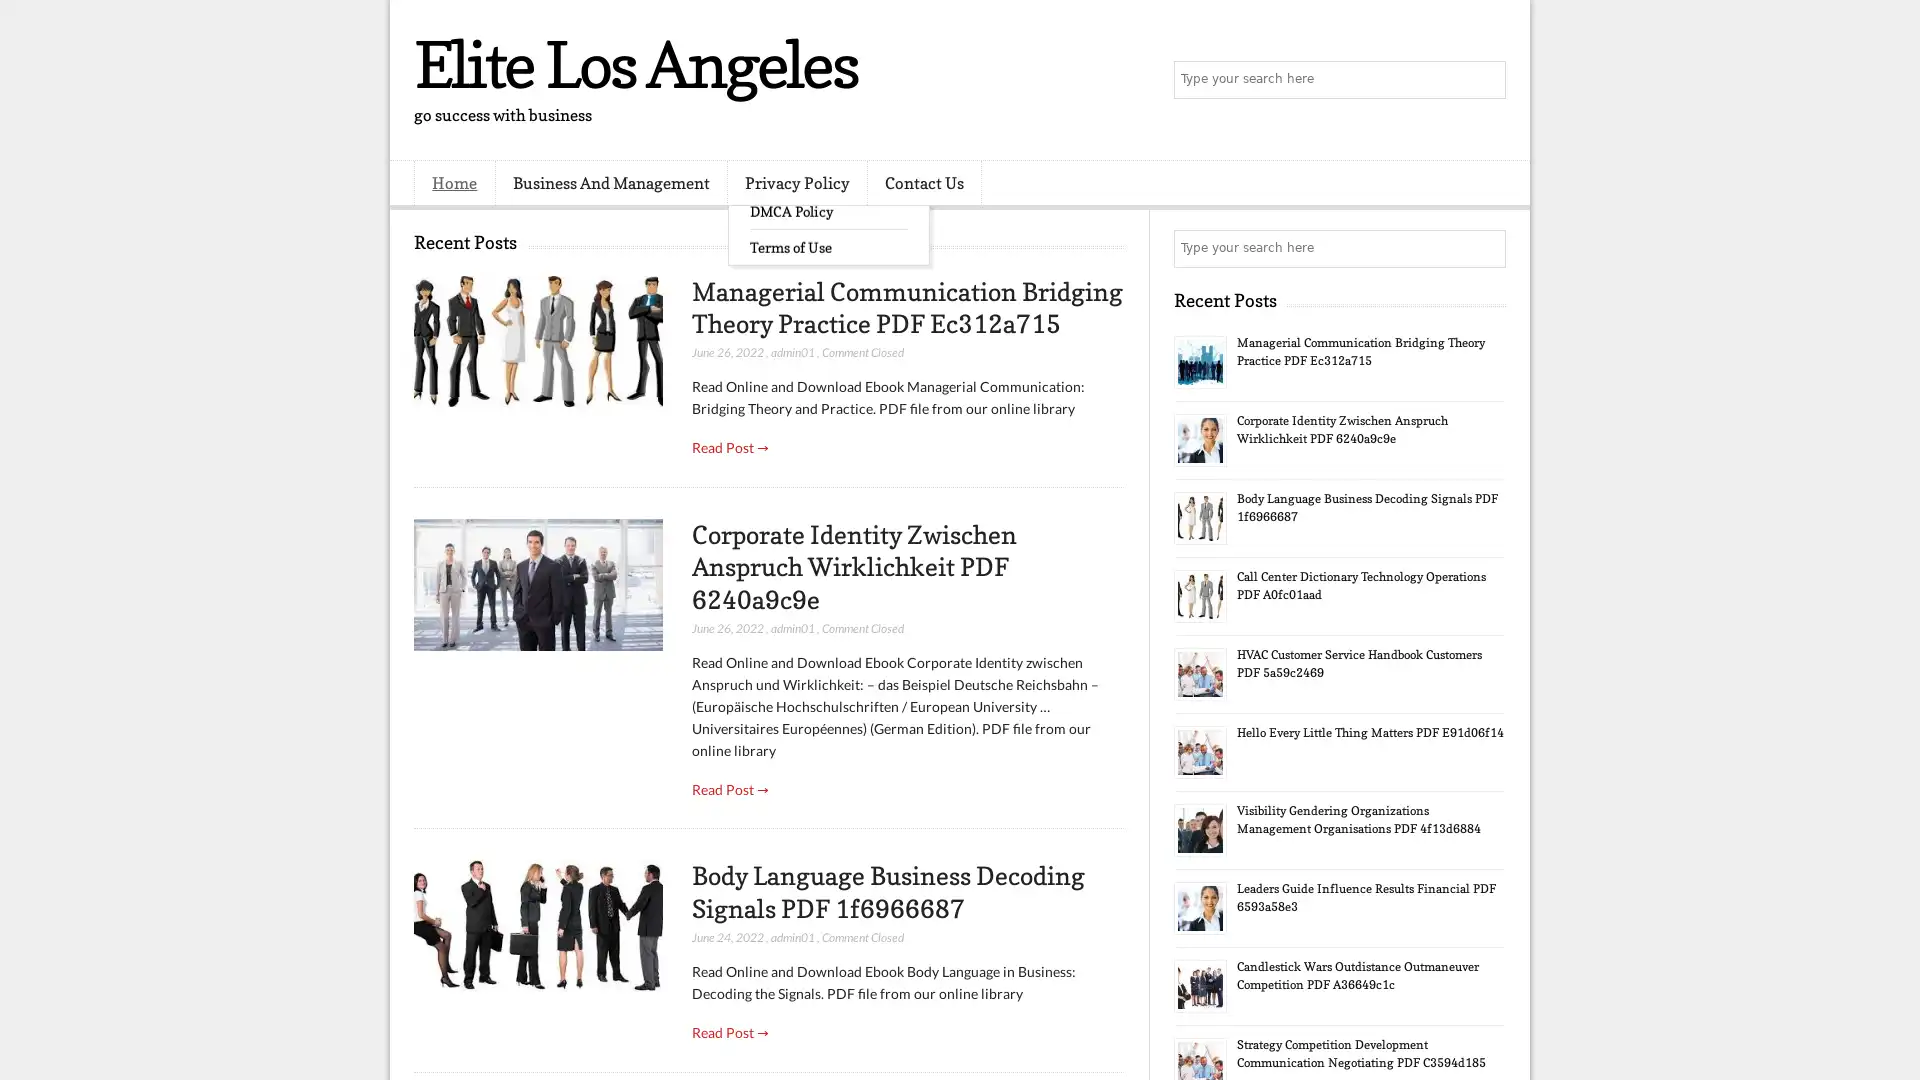 Image resolution: width=1920 pixels, height=1080 pixels. Describe the element at coordinates (1485, 248) in the screenshot. I see `Search` at that location.